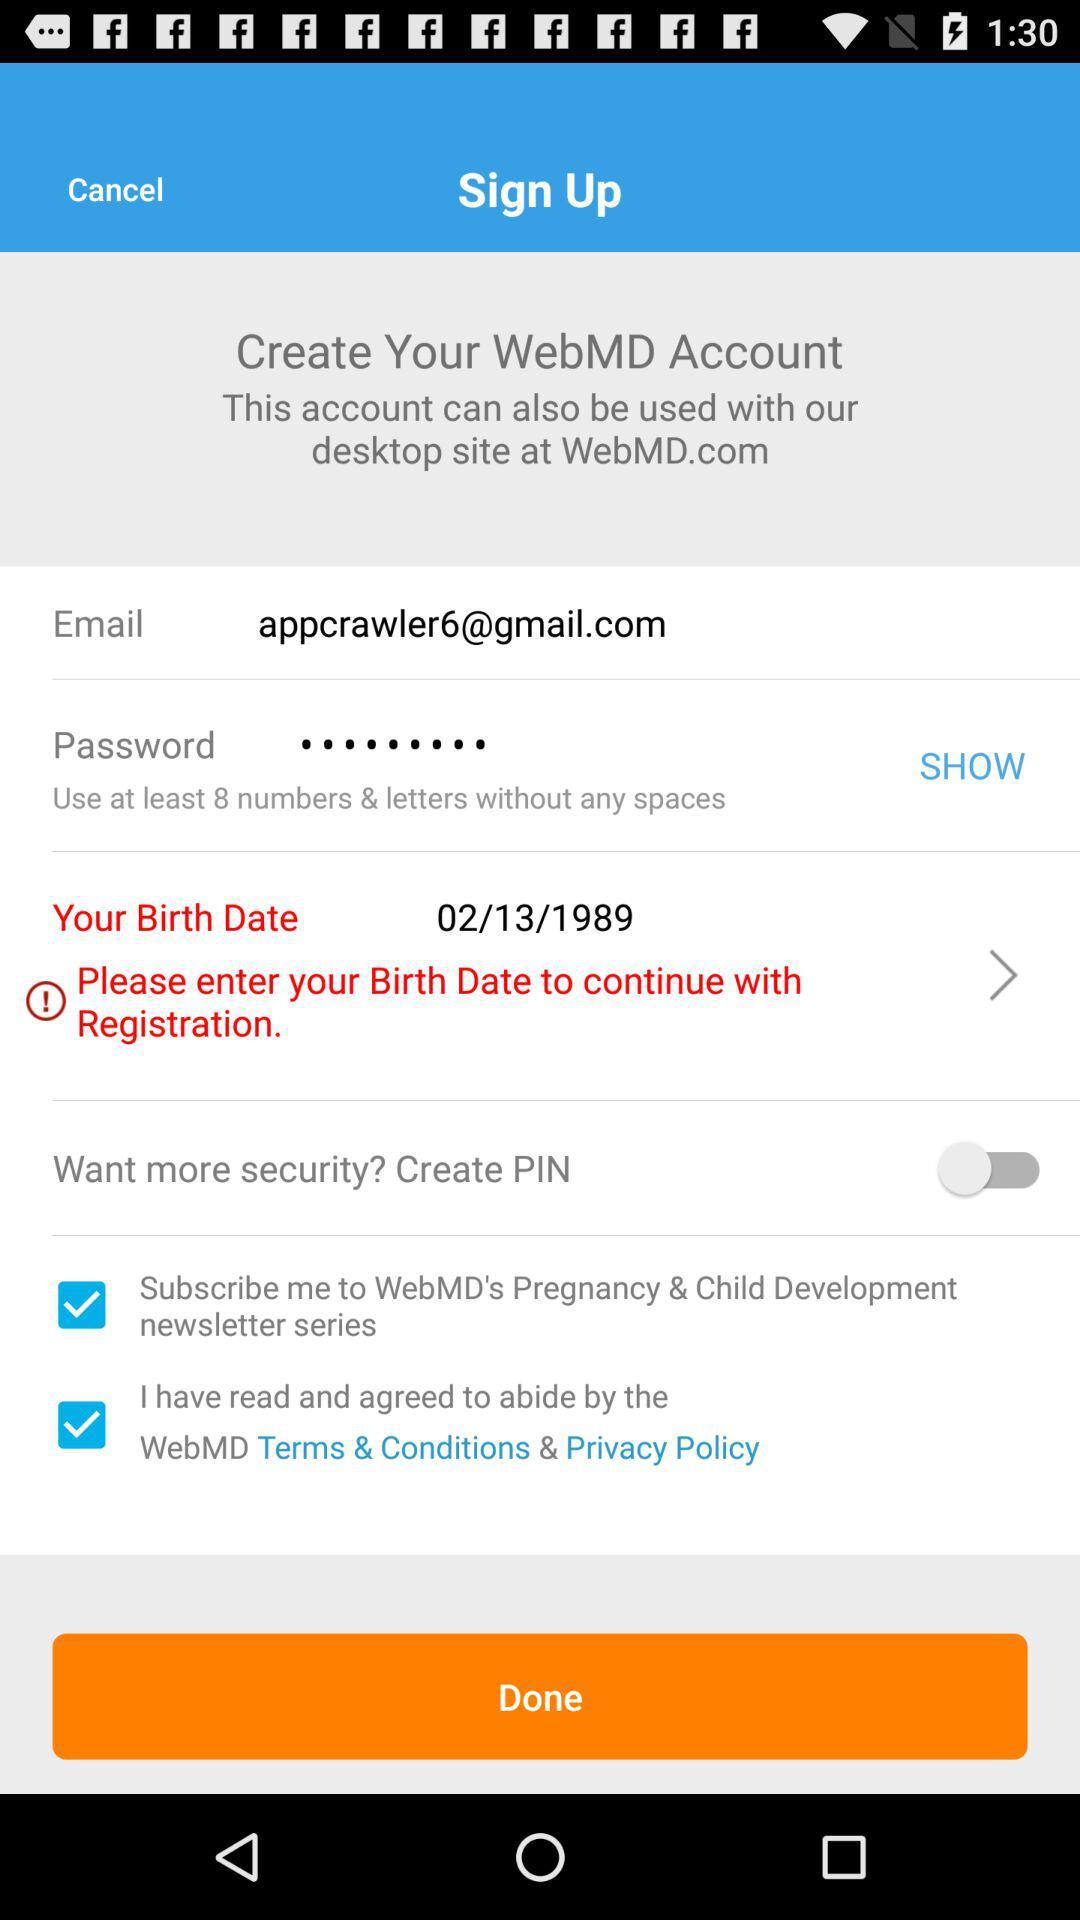 This screenshot has width=1080, height=1920. I want to click on item to the right of the password, so click(579, 743).